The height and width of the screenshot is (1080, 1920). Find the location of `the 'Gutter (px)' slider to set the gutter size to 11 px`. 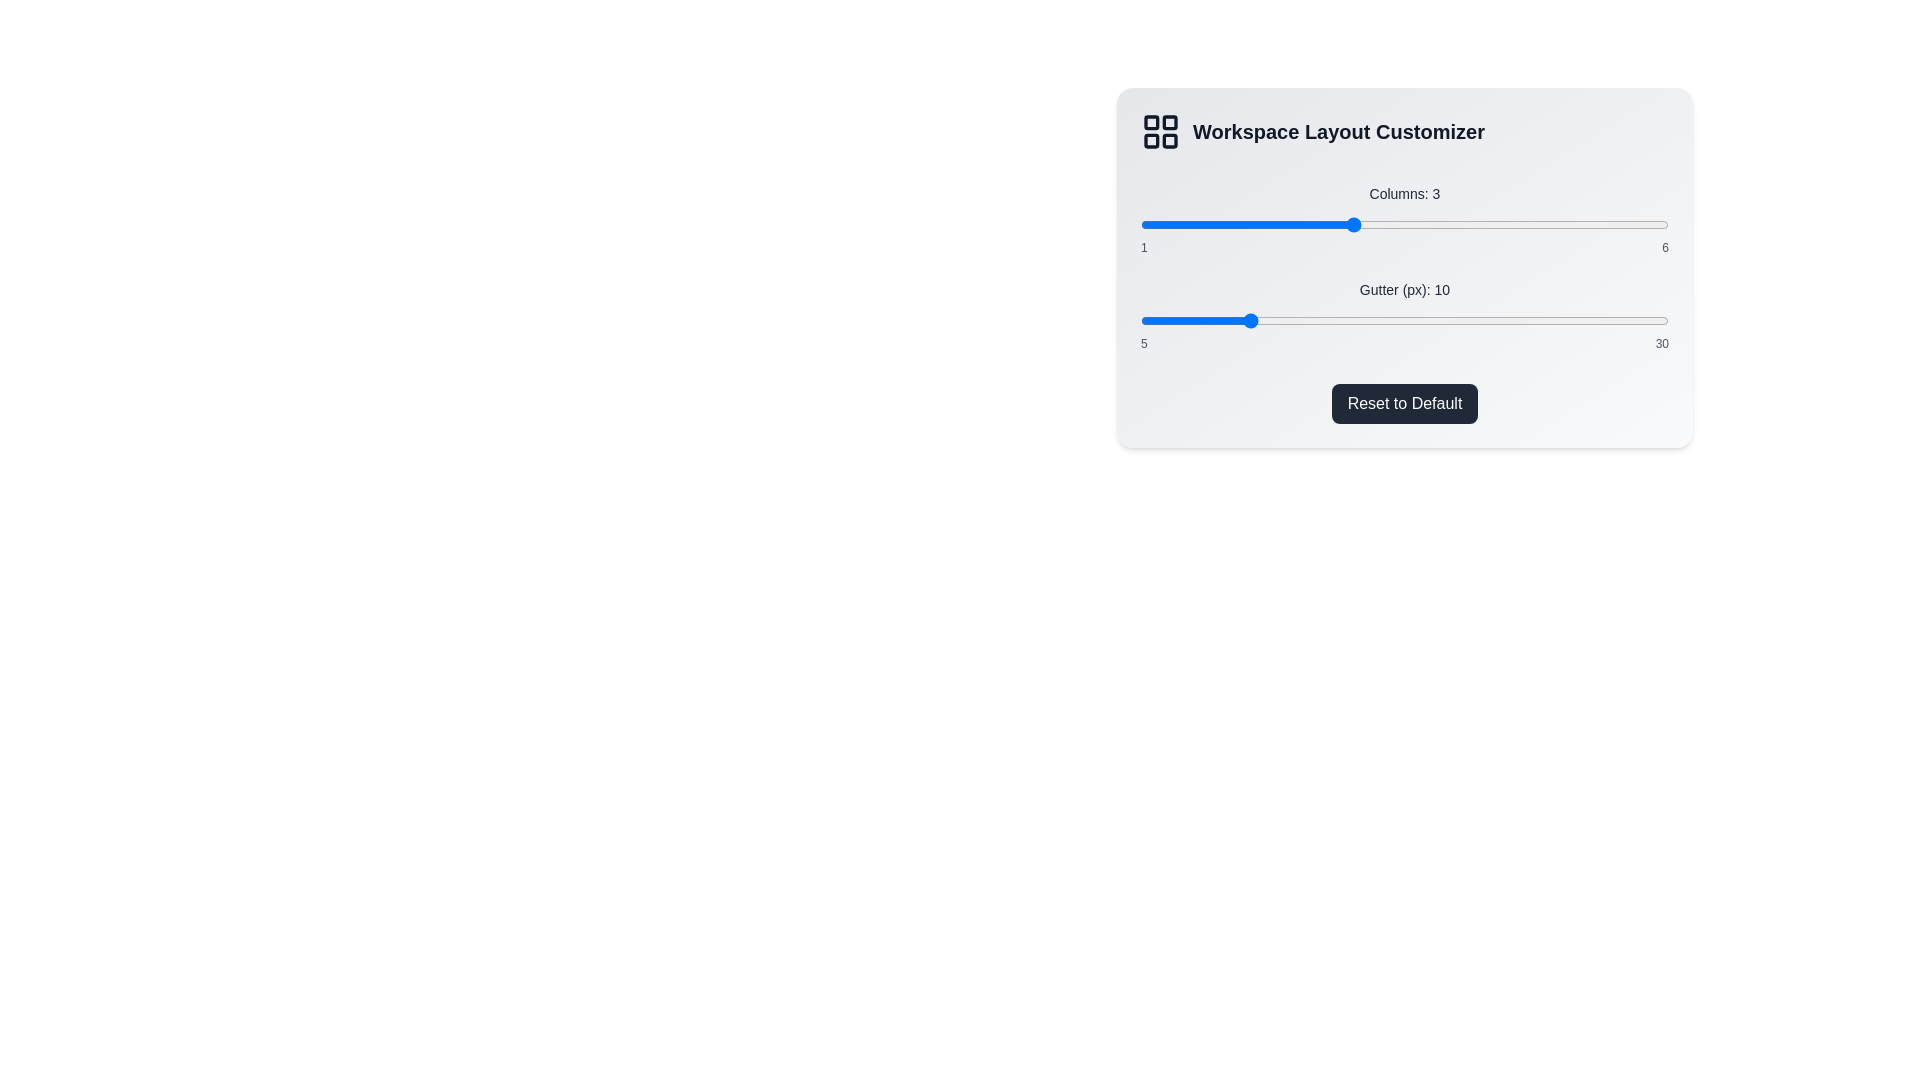

the 'Gutter (px)' slider to set the gutter size to 11 px is located at coordinates (1266, 319).